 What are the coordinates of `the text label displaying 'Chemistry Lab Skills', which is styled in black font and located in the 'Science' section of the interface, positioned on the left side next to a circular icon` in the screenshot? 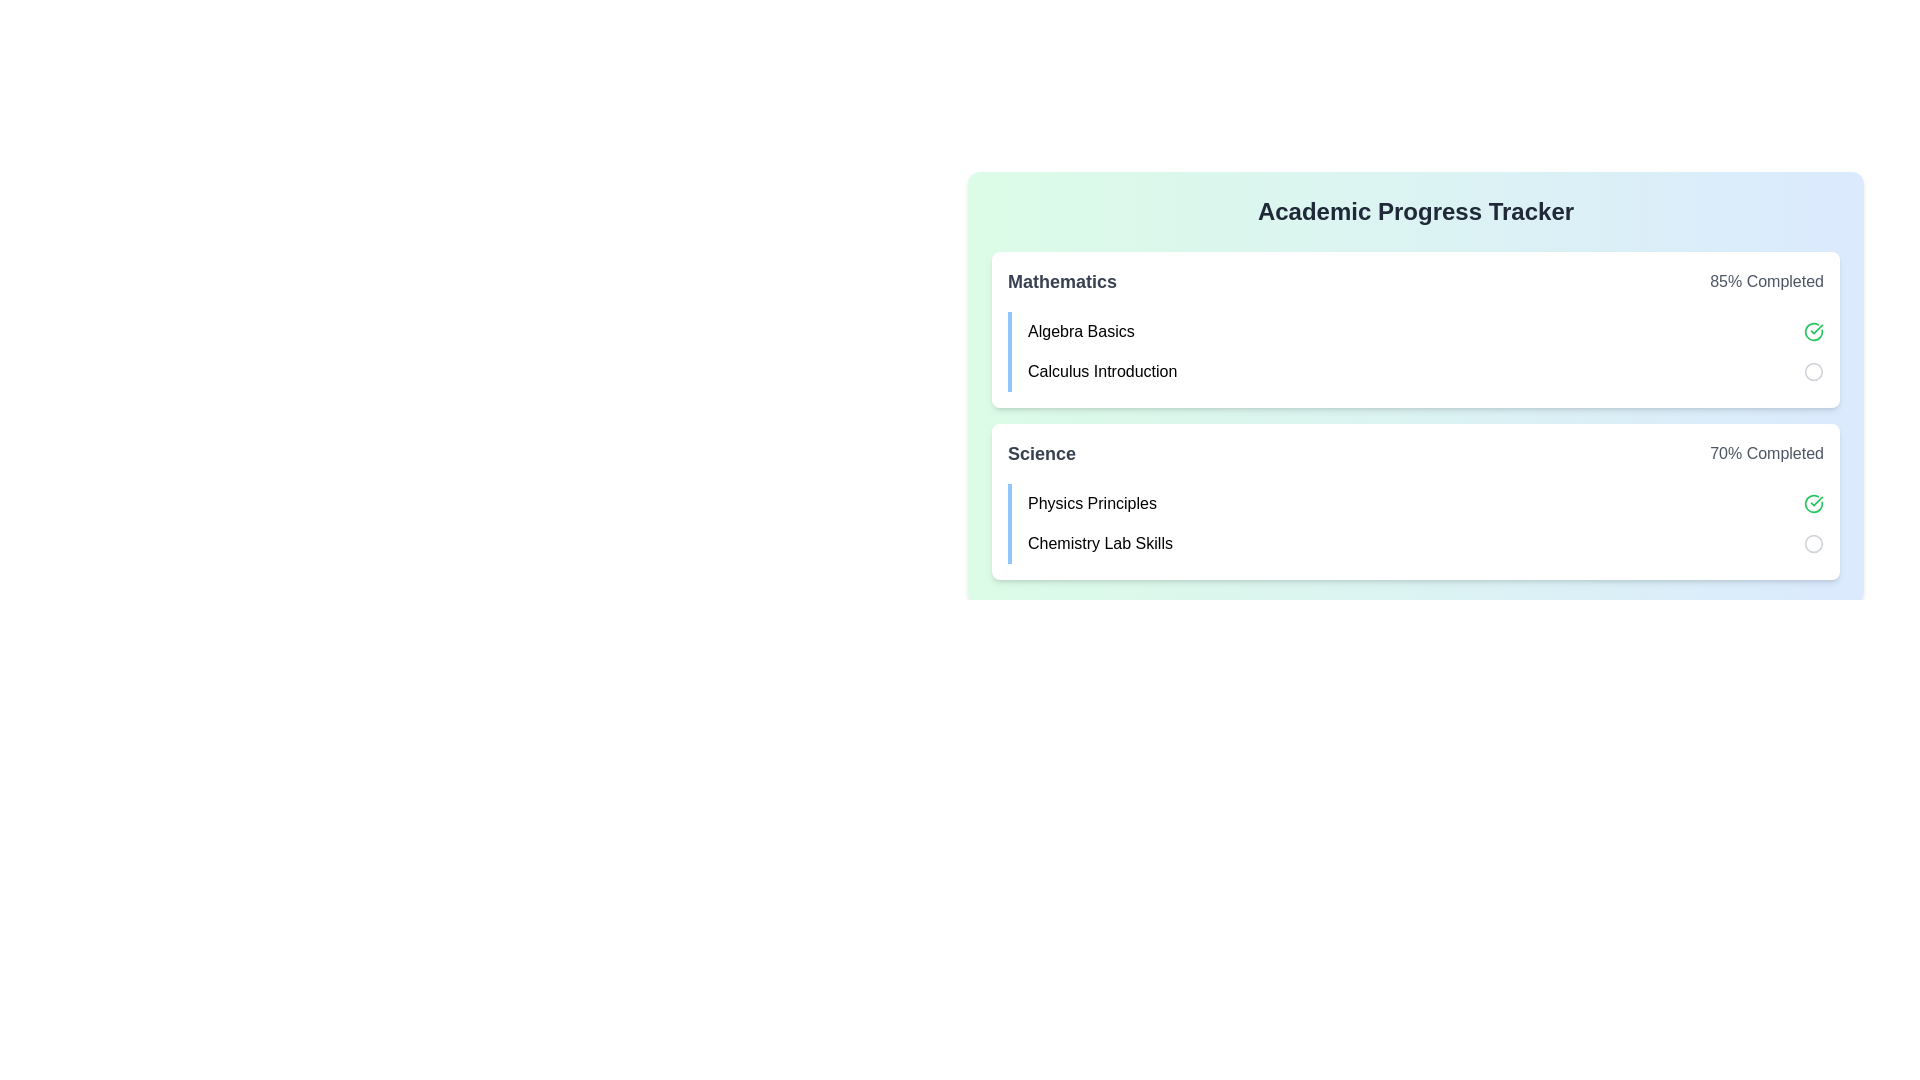 It's located at (1099, 543).